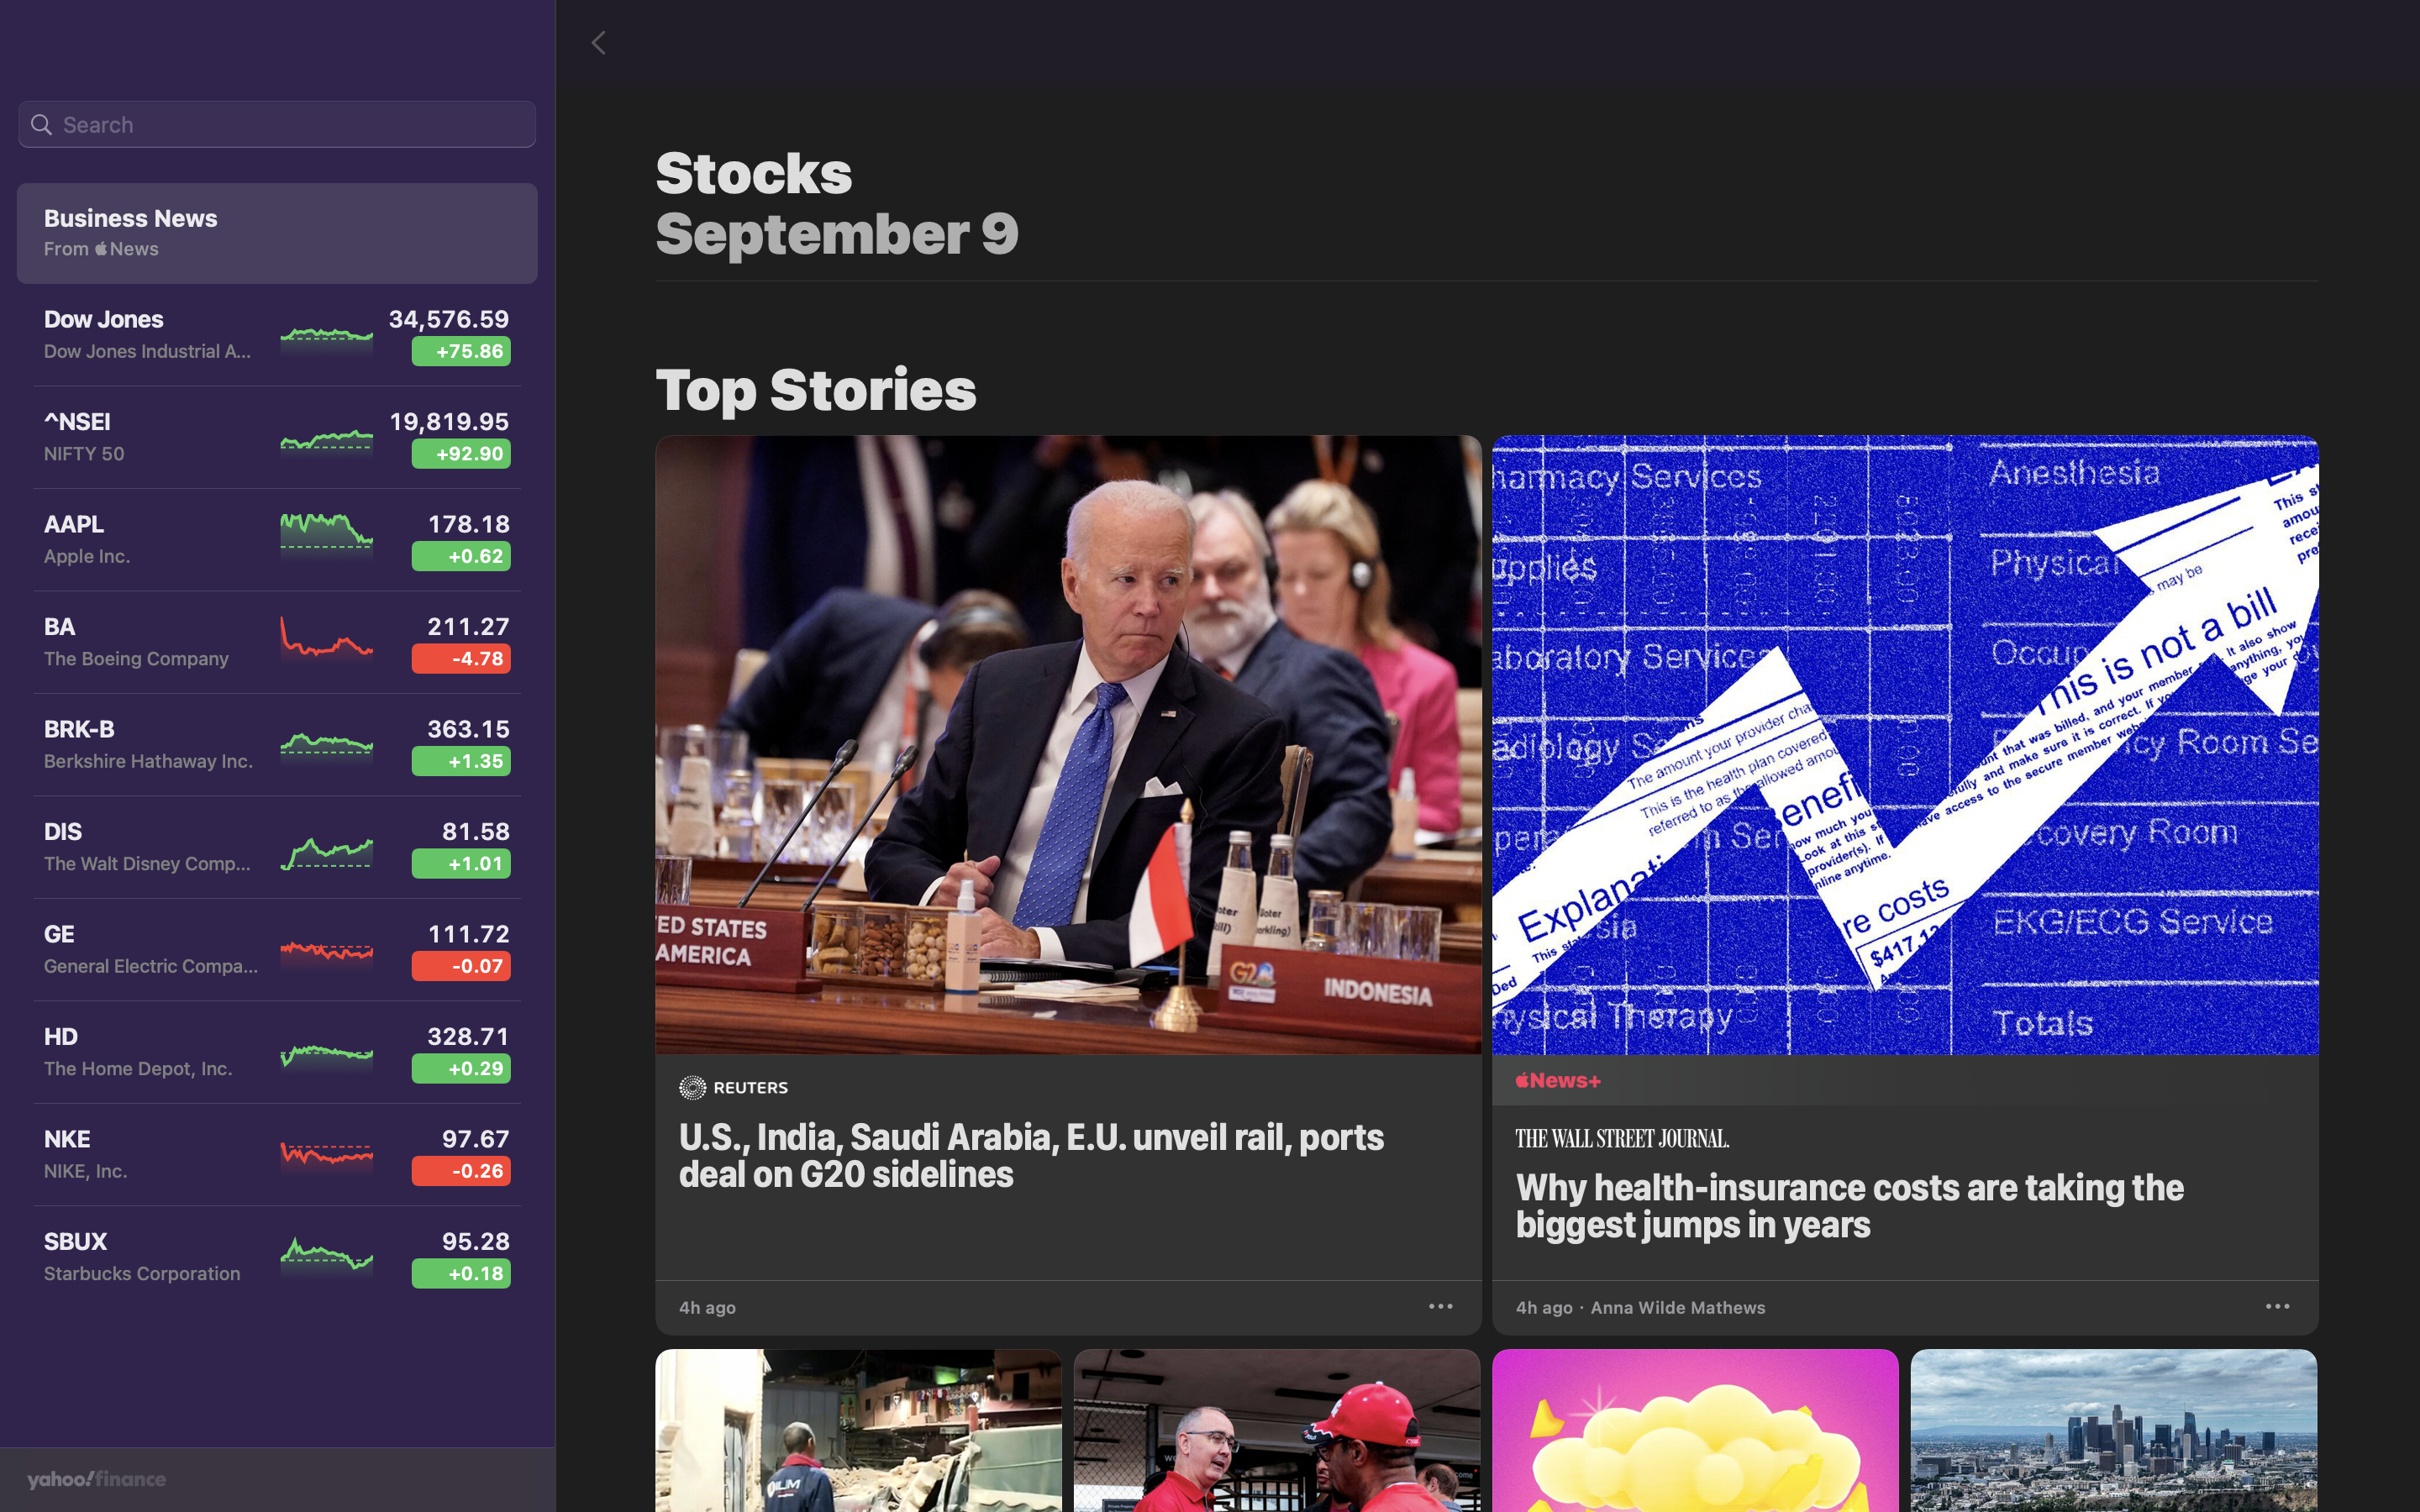  I want to click on Tap on the Home Depot stock to explore more information, so click(271, 1056).